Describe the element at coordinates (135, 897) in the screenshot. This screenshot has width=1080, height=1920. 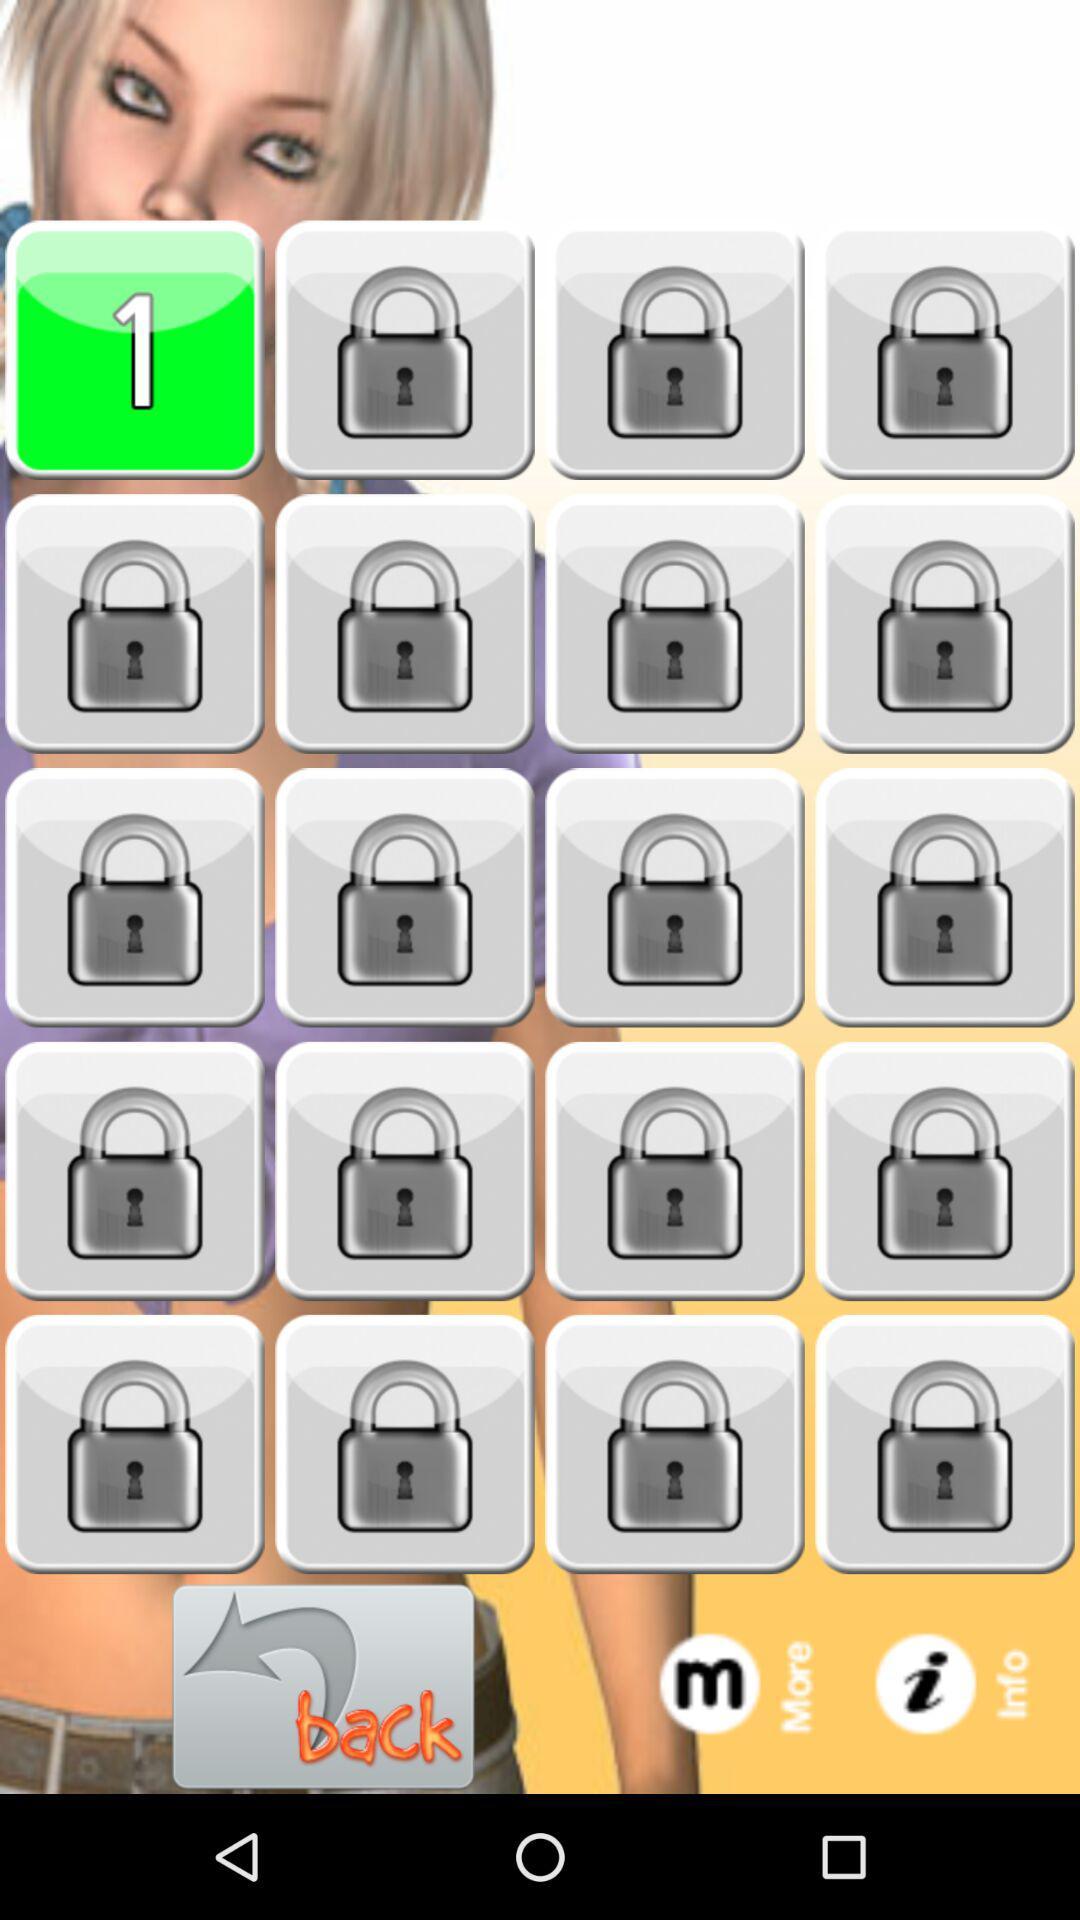
I see `blok` at that location.